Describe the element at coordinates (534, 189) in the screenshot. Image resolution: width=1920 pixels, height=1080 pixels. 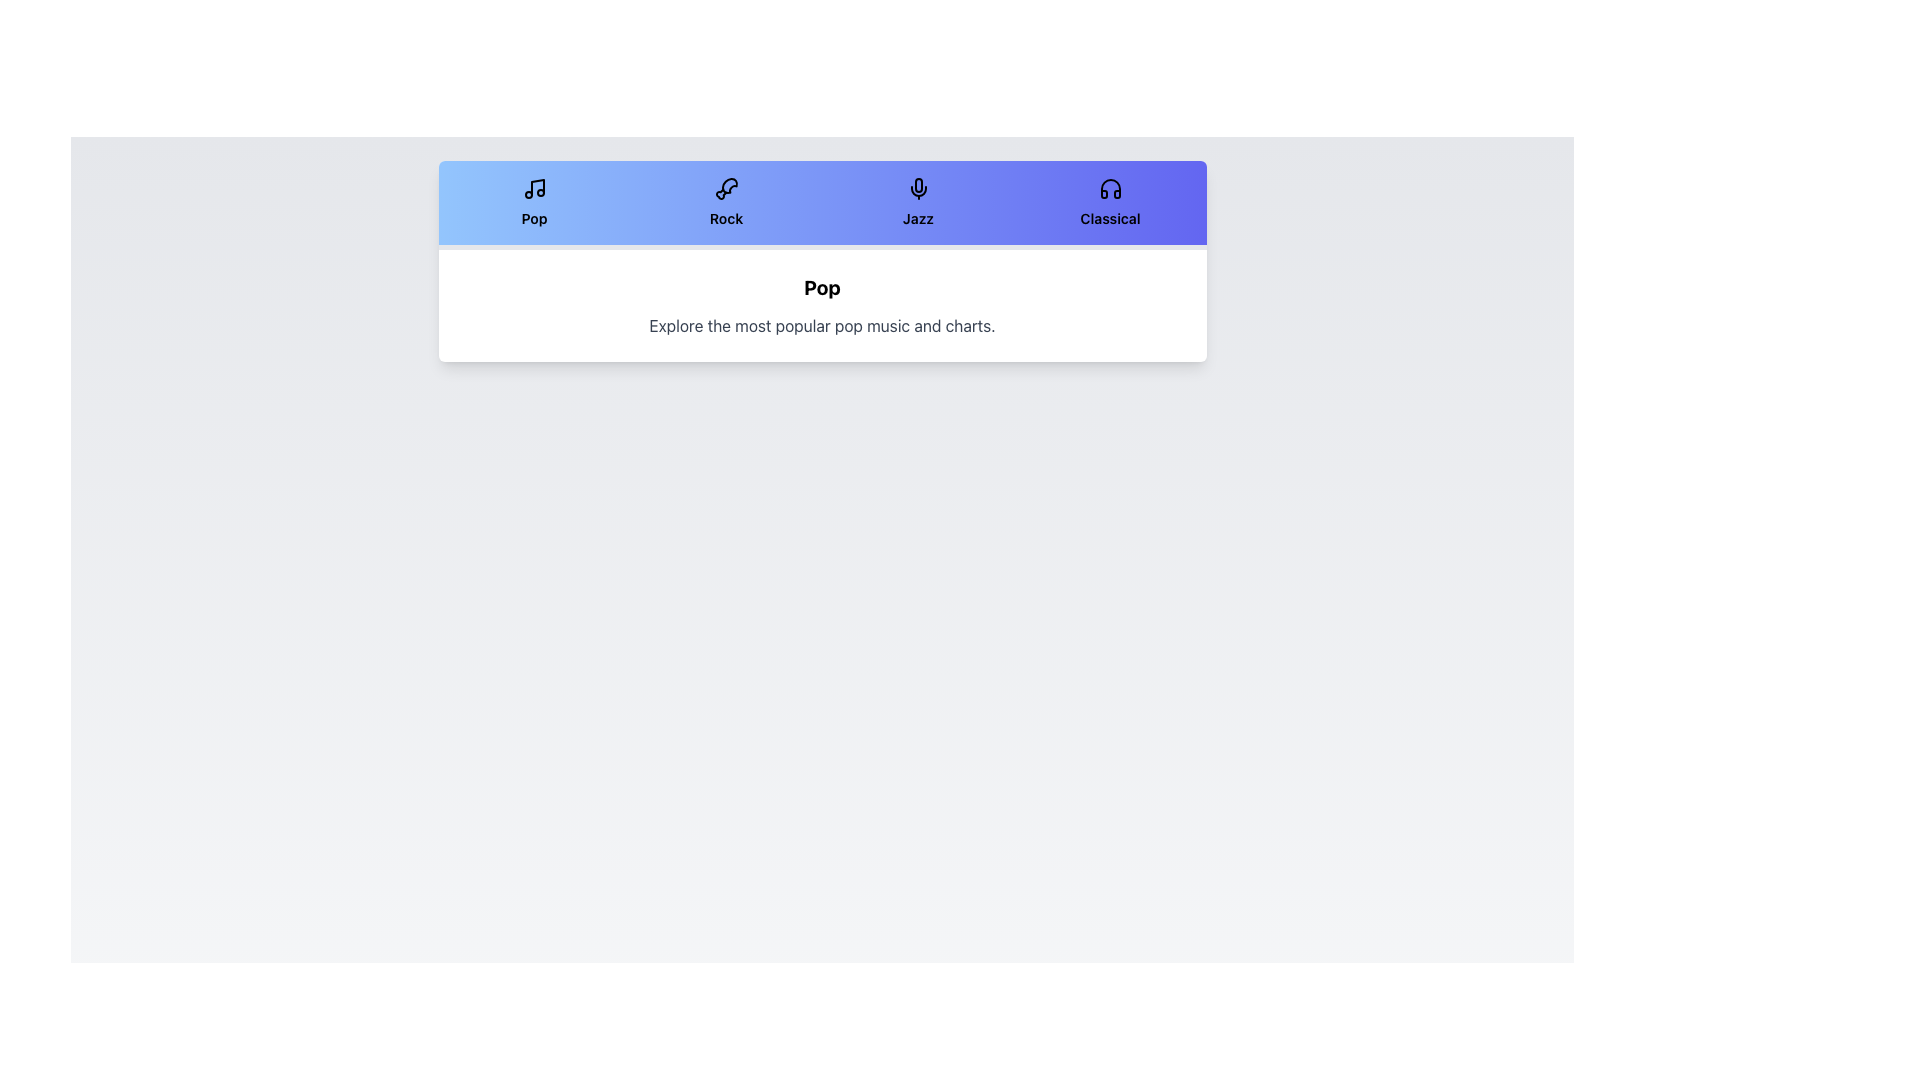
I see `the 'Pop' music genre selection icon in the top-left section of the navigation menu, which is the first icon among similar genre icons` at that location.